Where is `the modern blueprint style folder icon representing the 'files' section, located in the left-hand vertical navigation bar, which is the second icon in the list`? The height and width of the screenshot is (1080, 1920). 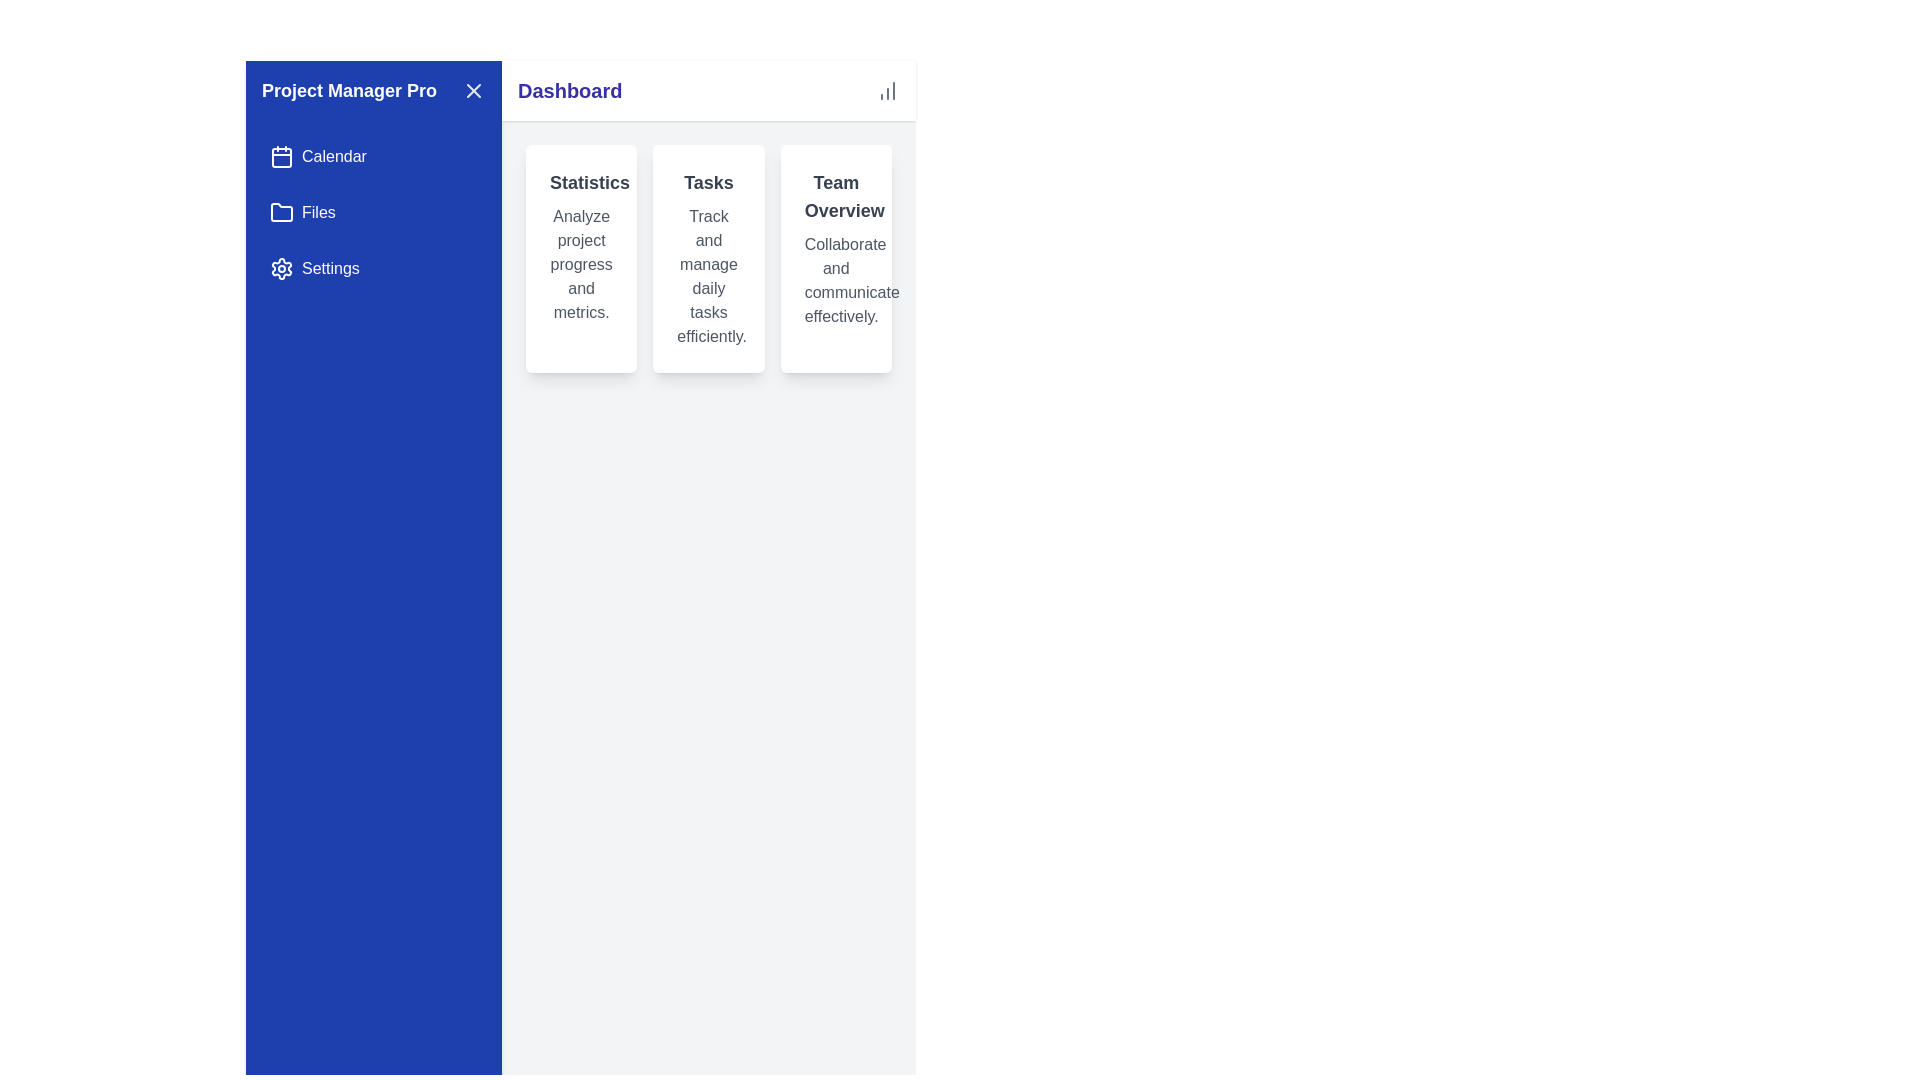
the modern blueprint style folder icon representing the 'files' section, located in the left-hand vertical navigation bar, which is the second icon in the list is located at coordinates (281, 212).